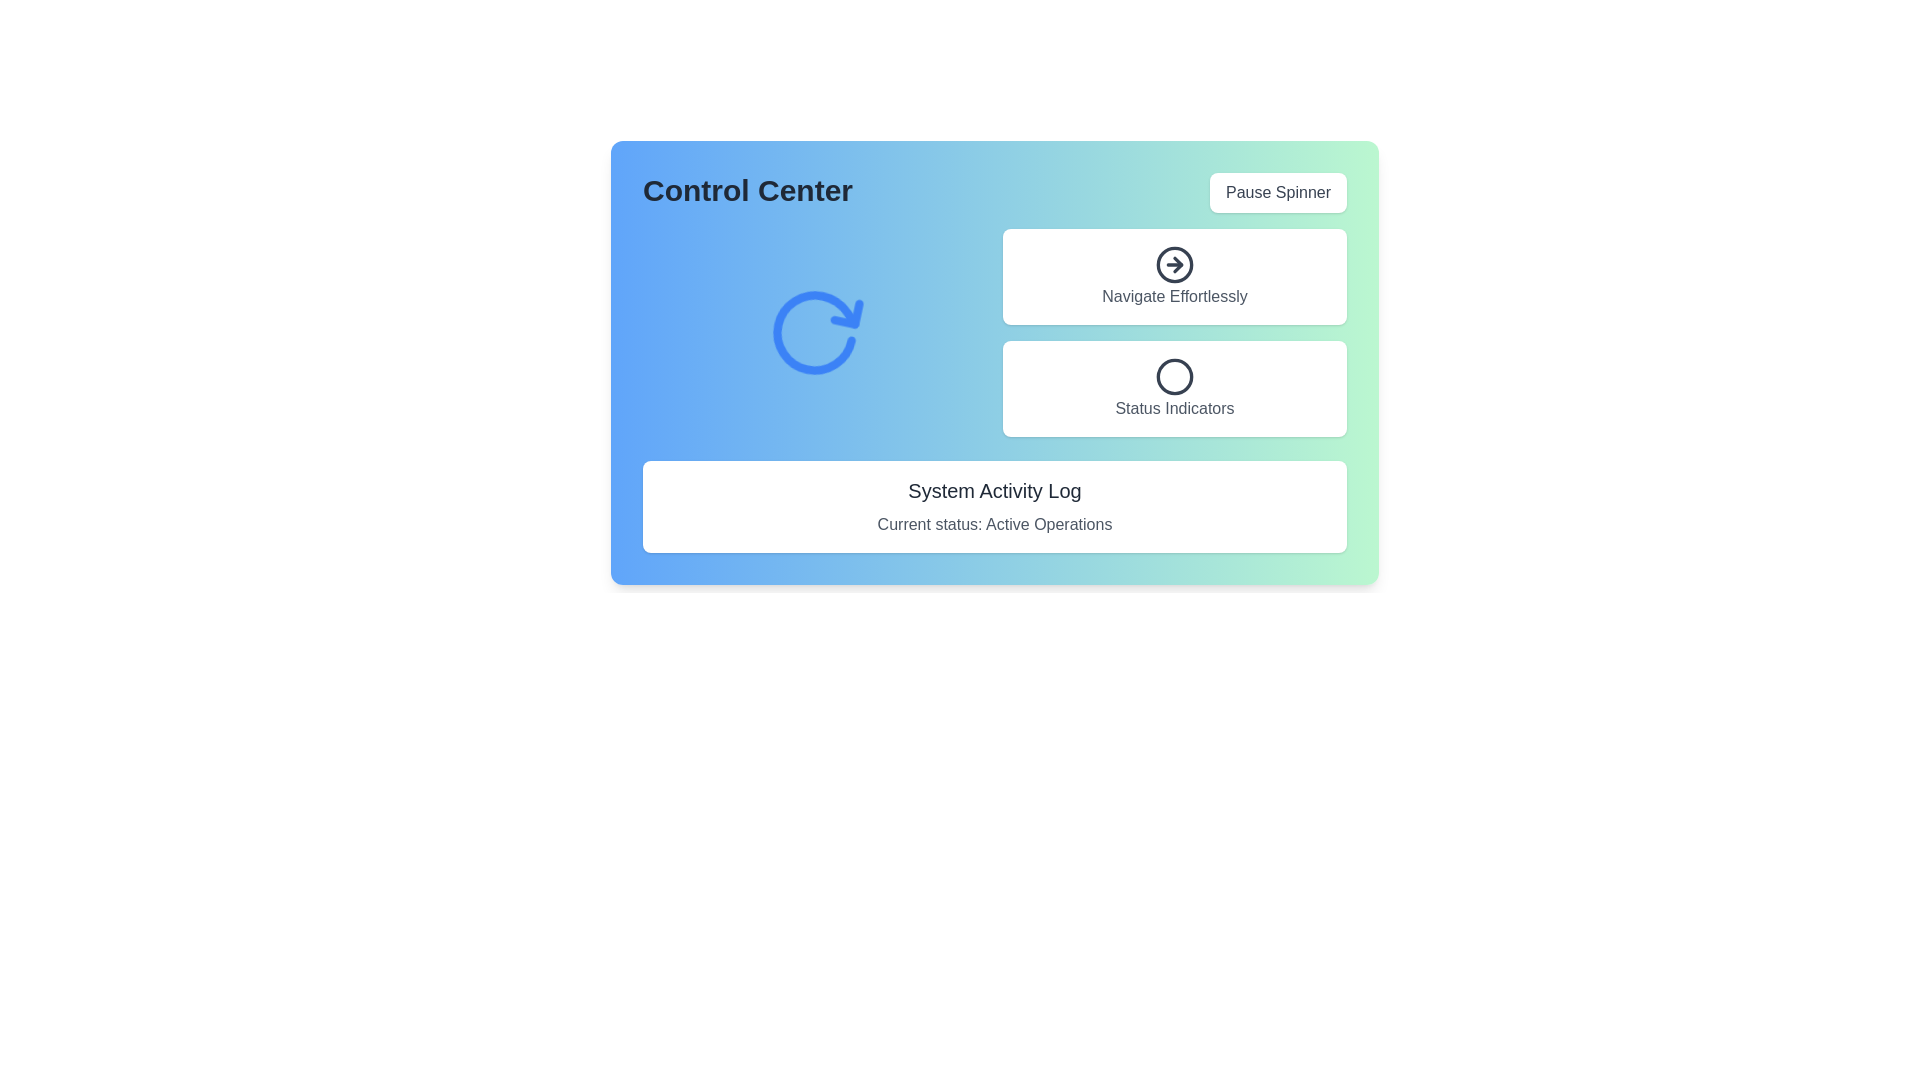 This screenshot has width=1920, height=1080. I want to click on the animation of the refresh icon located in the Control Center interface, positioned to the left of 'Navigate Effortlessly' and 'Status Indicators', so click(815, 331).